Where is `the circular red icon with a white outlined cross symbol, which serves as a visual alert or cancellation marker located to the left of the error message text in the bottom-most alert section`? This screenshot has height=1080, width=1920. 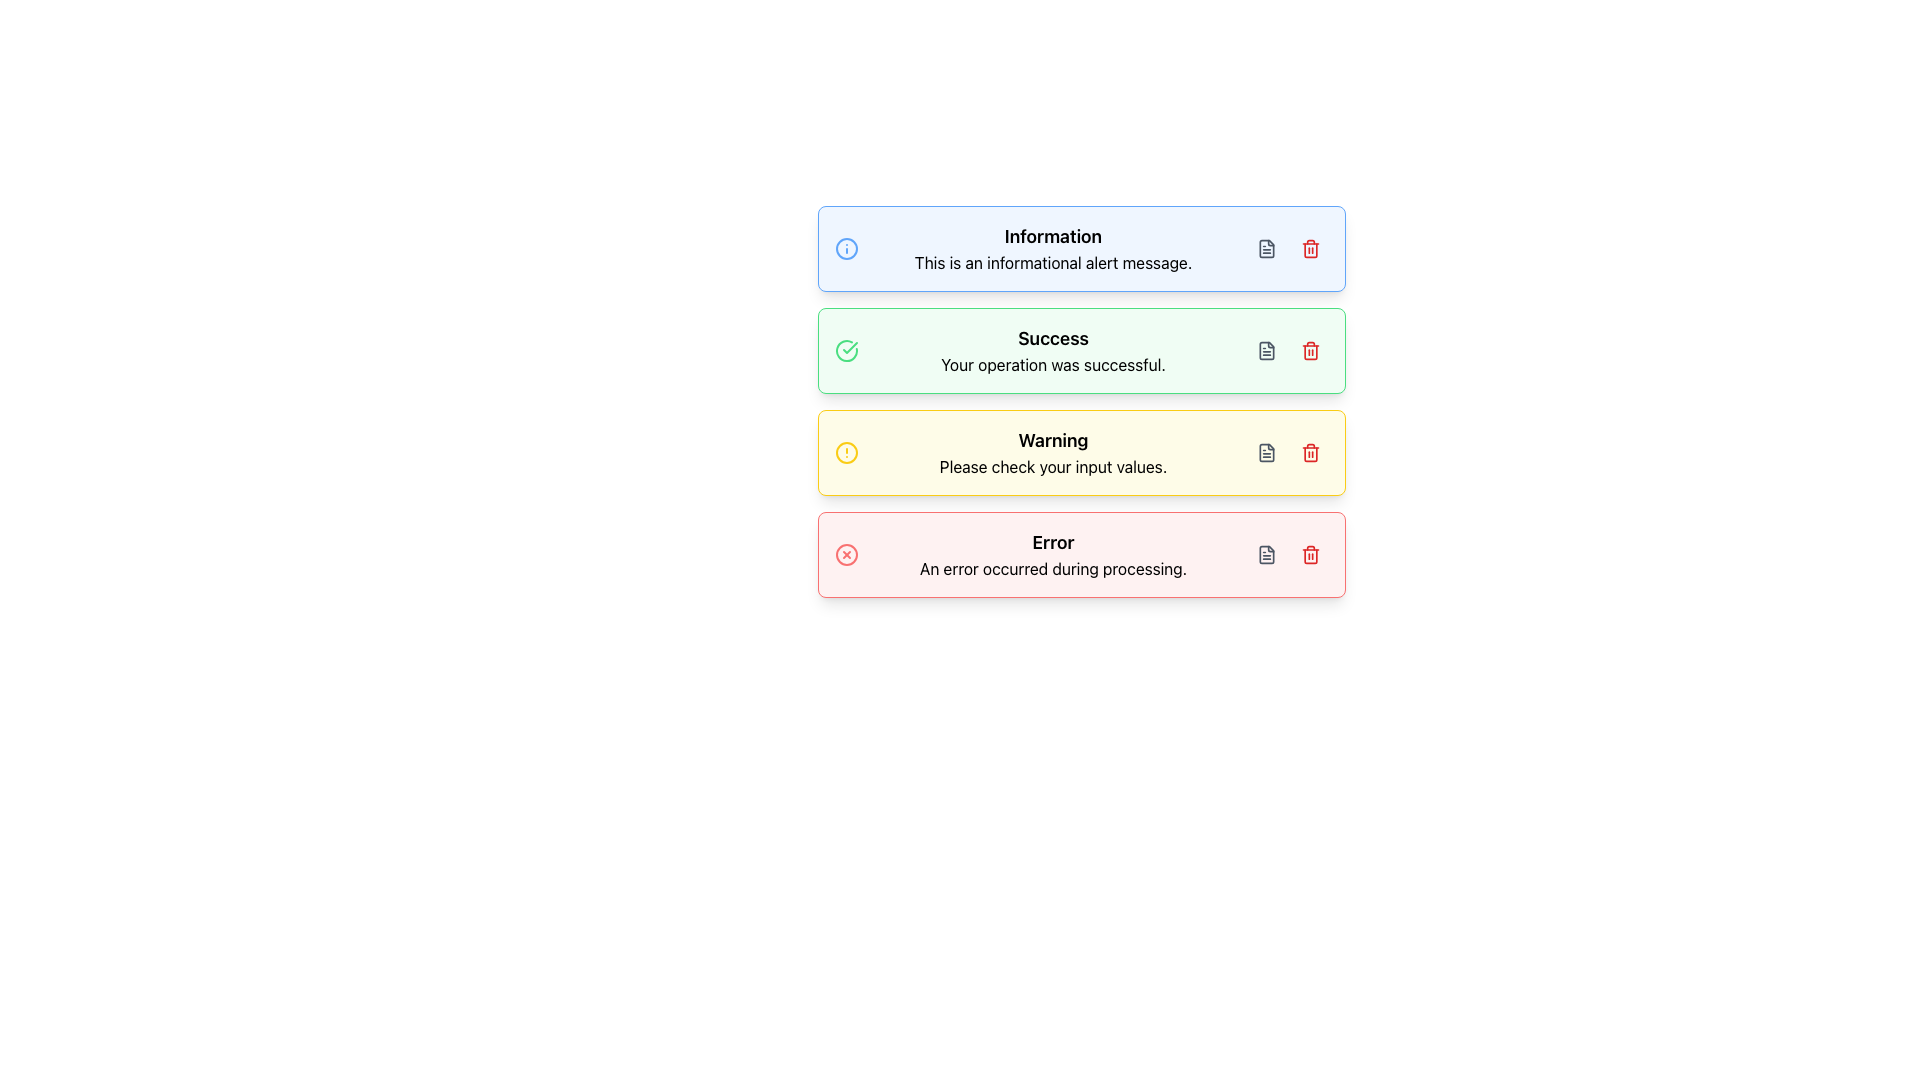 the circular red icon with a white outlined cross symbol, which serves as a visual alert or cancellation marker located to the left of the error message text in the bottom-most alert section is located at coordinates (846, 555).